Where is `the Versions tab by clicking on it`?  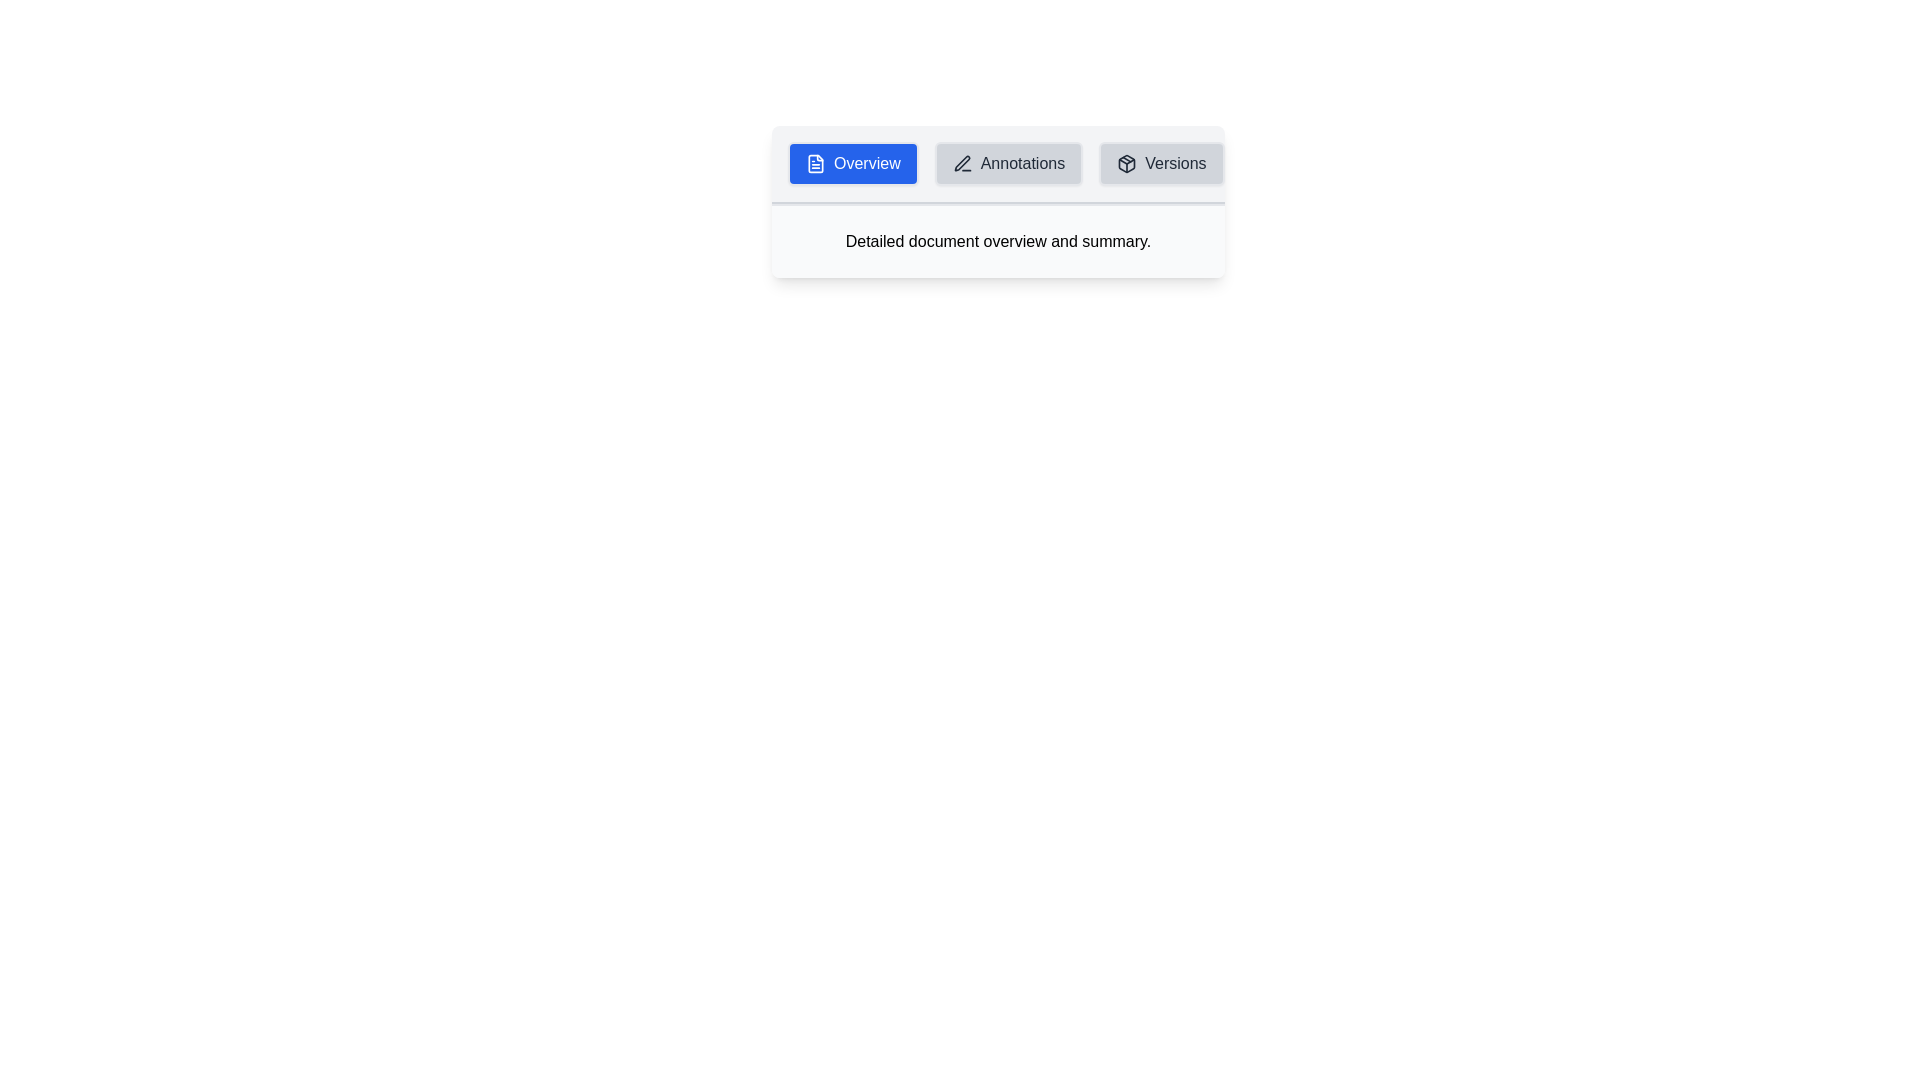 the Versions tab by clicking on it is located at coordinates (1161, 163).